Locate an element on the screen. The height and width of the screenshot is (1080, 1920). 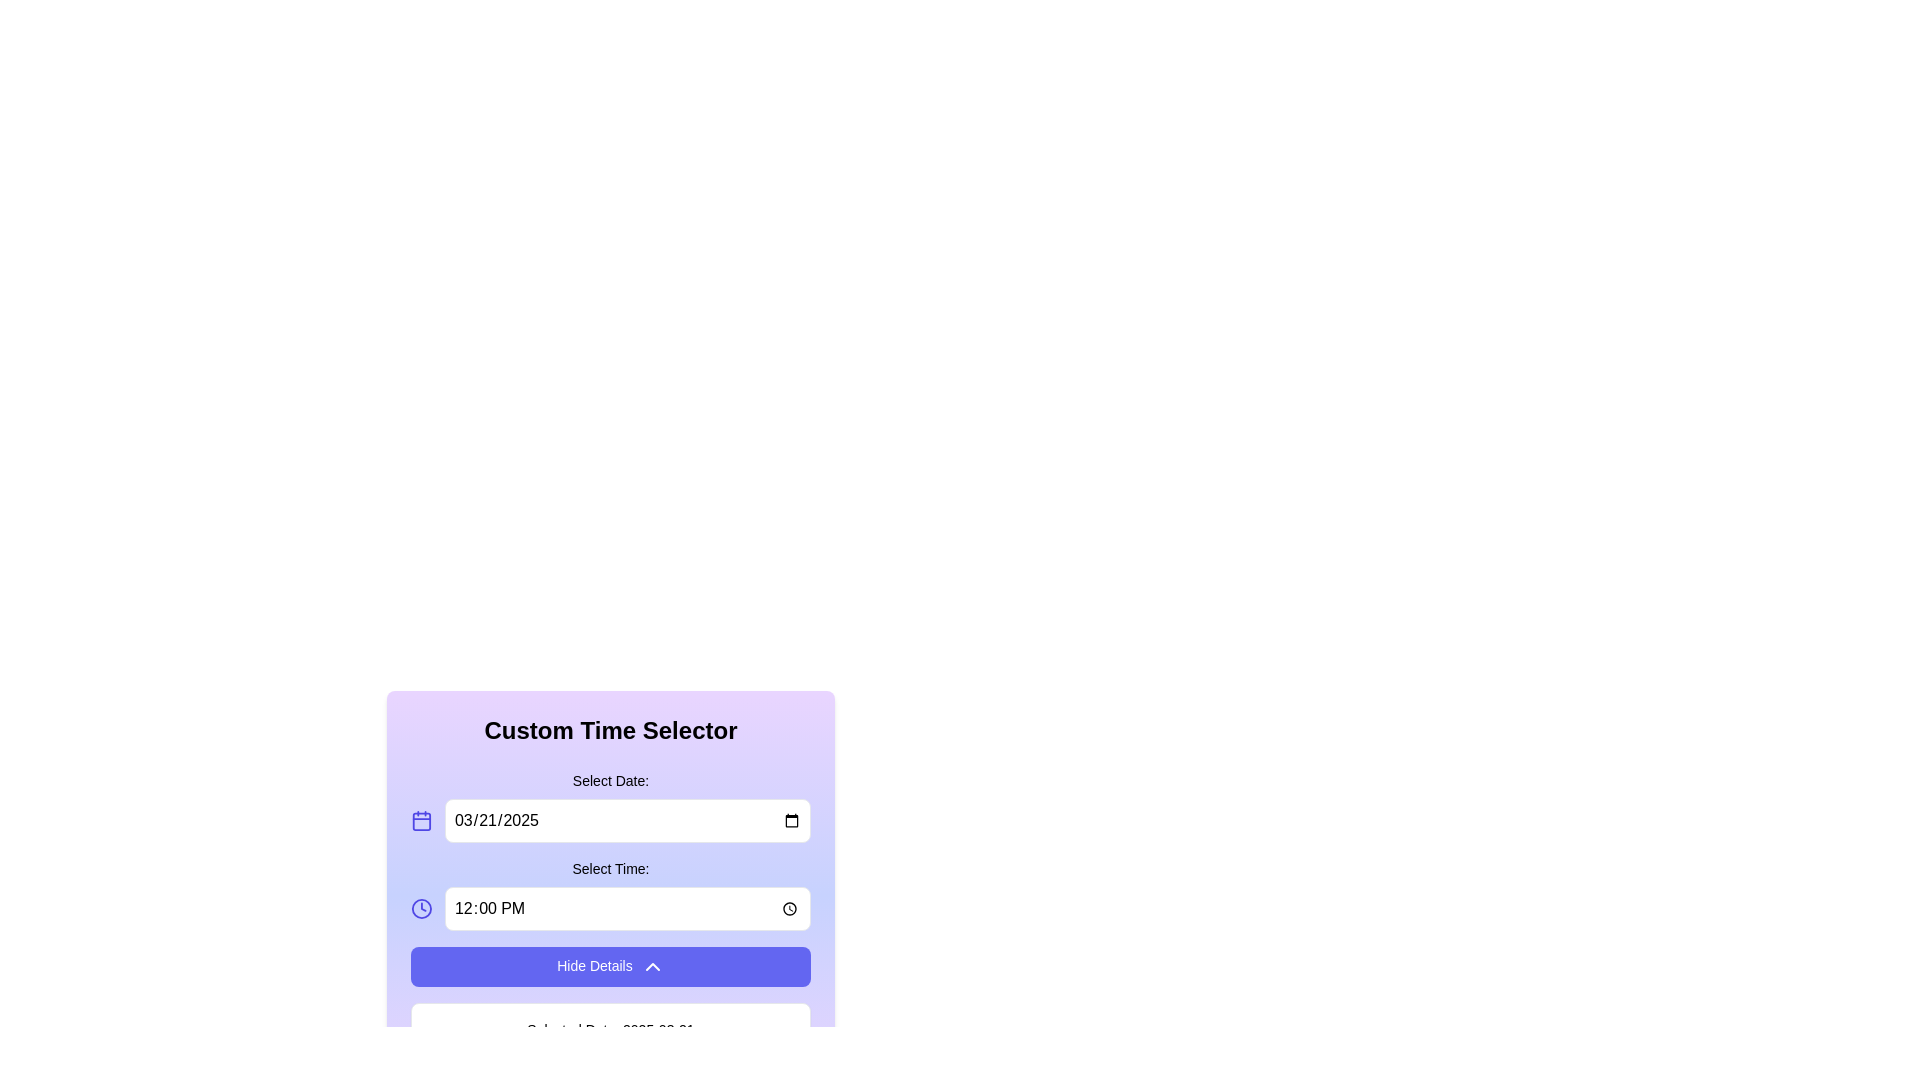
the background rectangle of the calendar icon, which is outlined in purple and located adjacent to the 'Select Date' text field is located at coordinates (421, 821).